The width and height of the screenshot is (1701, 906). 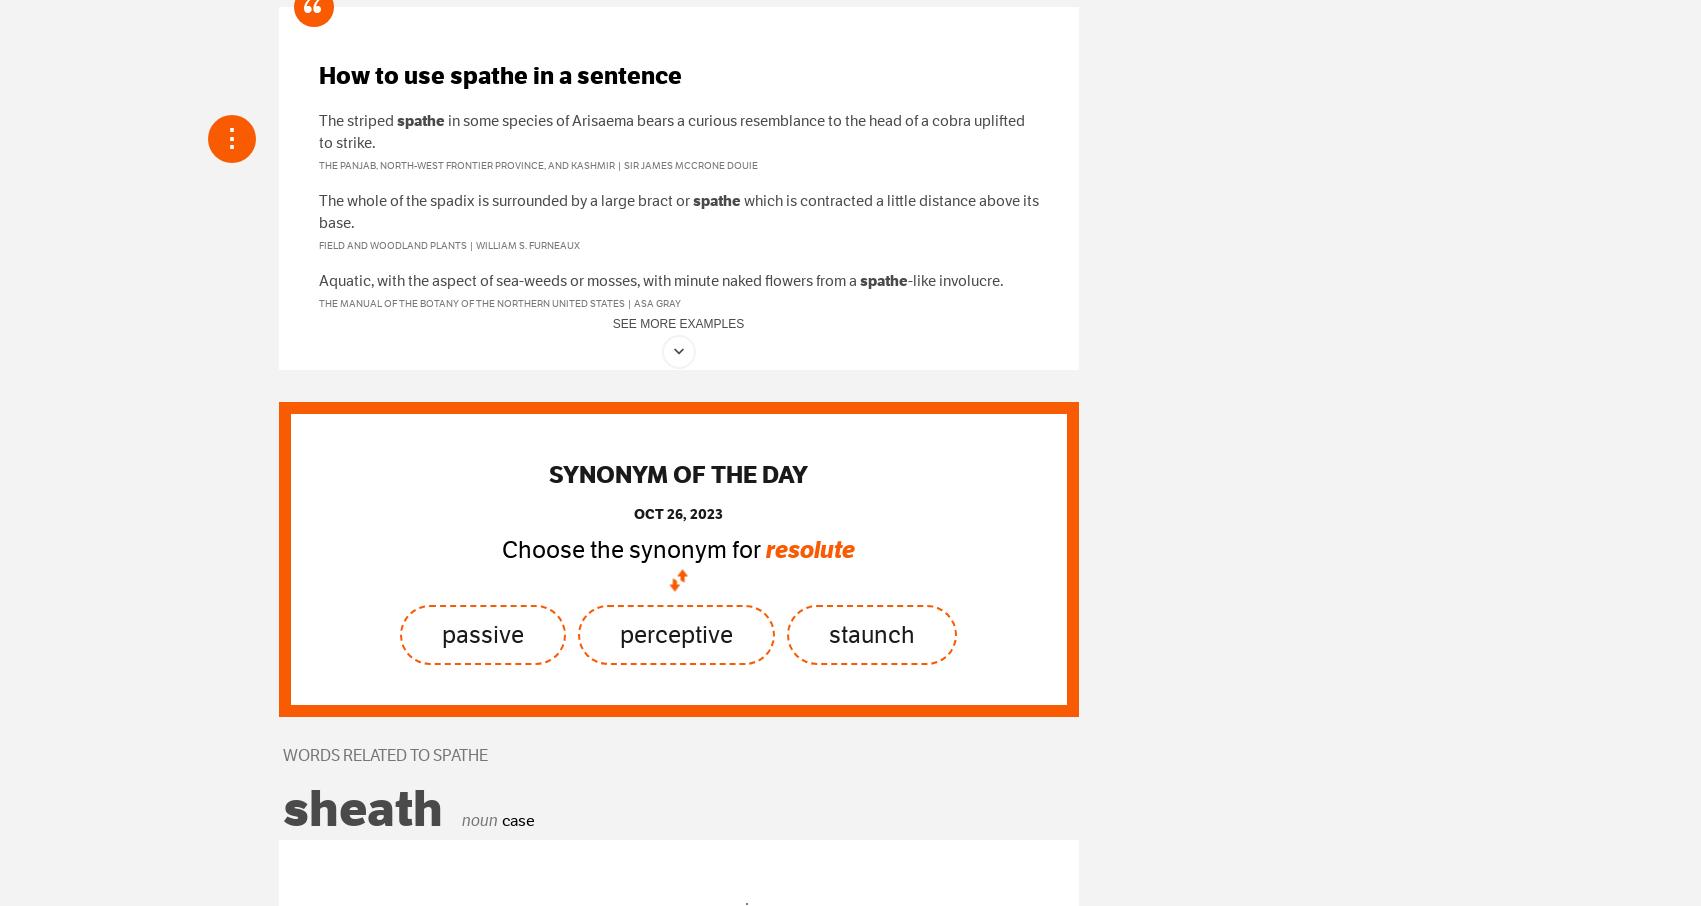 I want to click on 'in some species of Arisaema bears a curious resemblance to the head of a cobra uplifted to strike.', so click(x=670, y=130).